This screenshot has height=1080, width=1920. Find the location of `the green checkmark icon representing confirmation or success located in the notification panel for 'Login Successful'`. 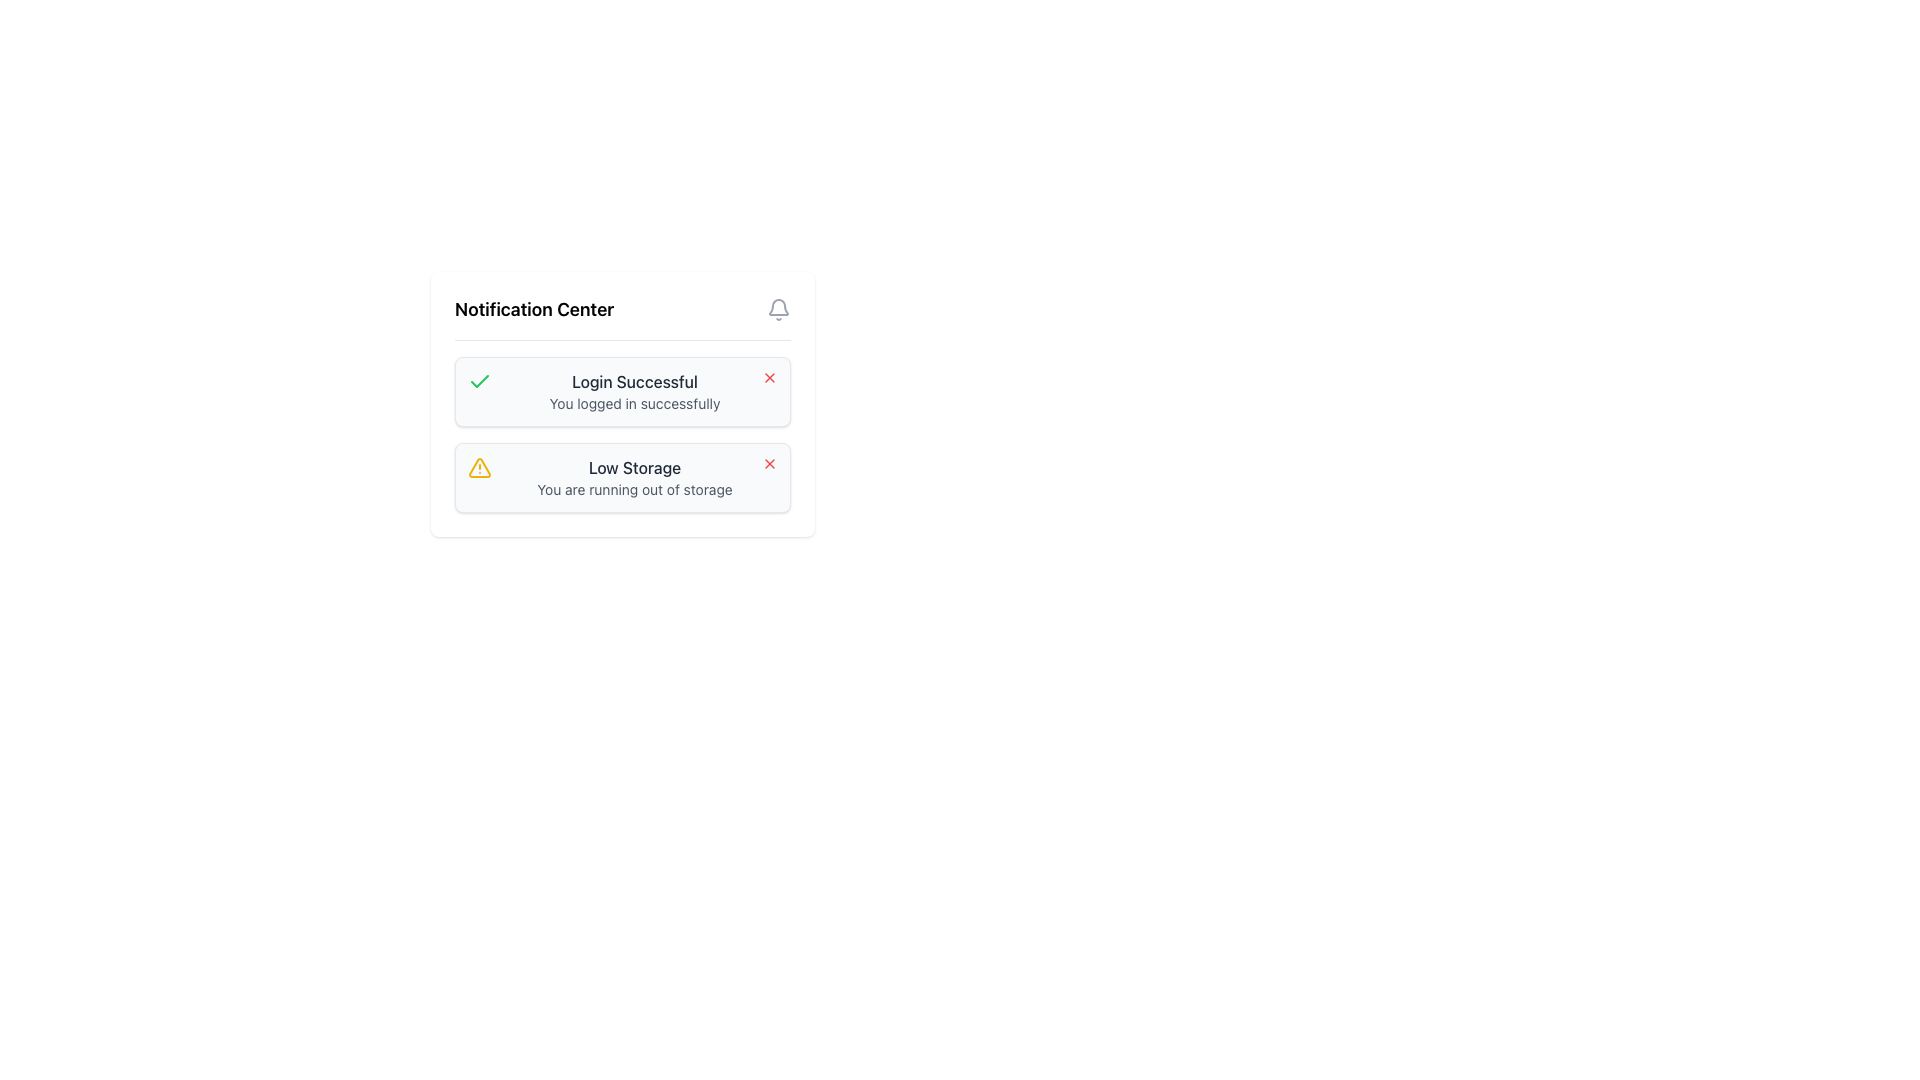

the green checkmark icon representing confirmation or success located in the notification panel for 'Login Successful' is located at coordinates (480, 381).